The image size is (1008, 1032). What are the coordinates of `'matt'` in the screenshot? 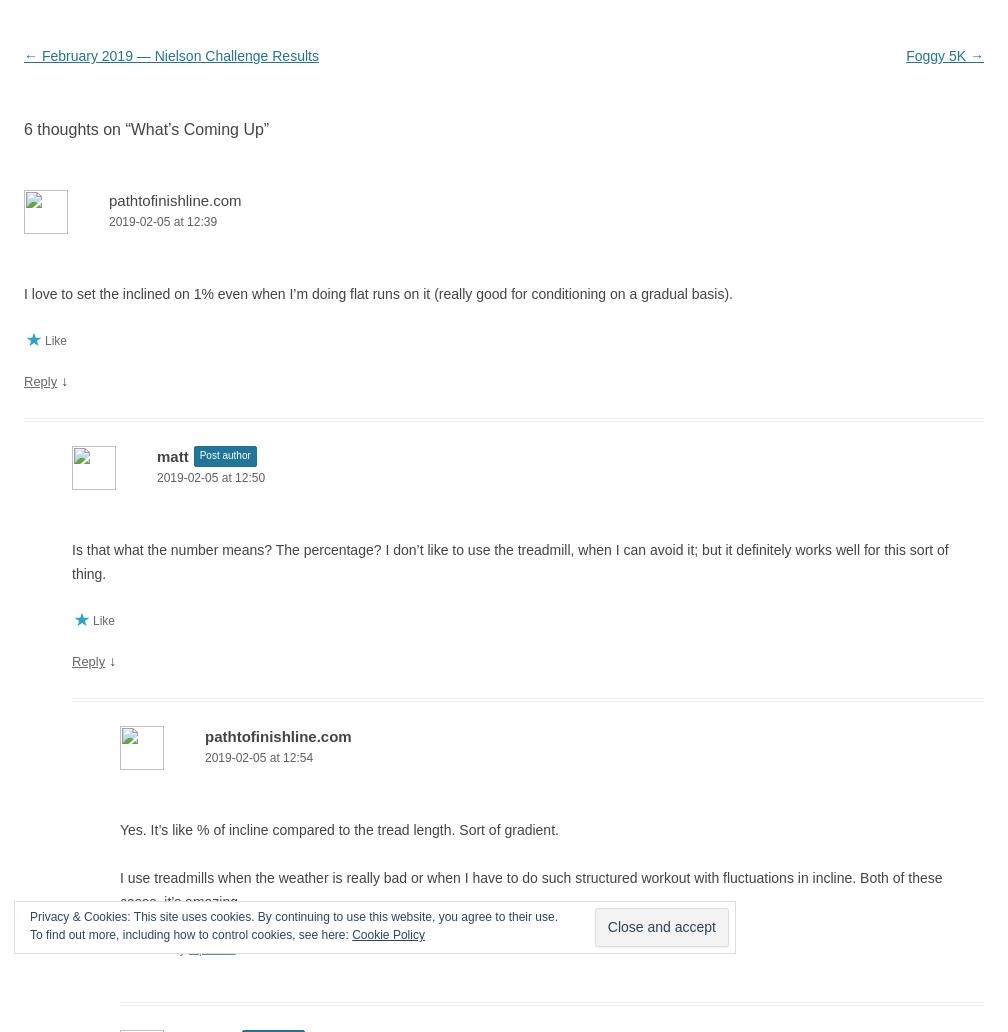 It's located at (172, 455).